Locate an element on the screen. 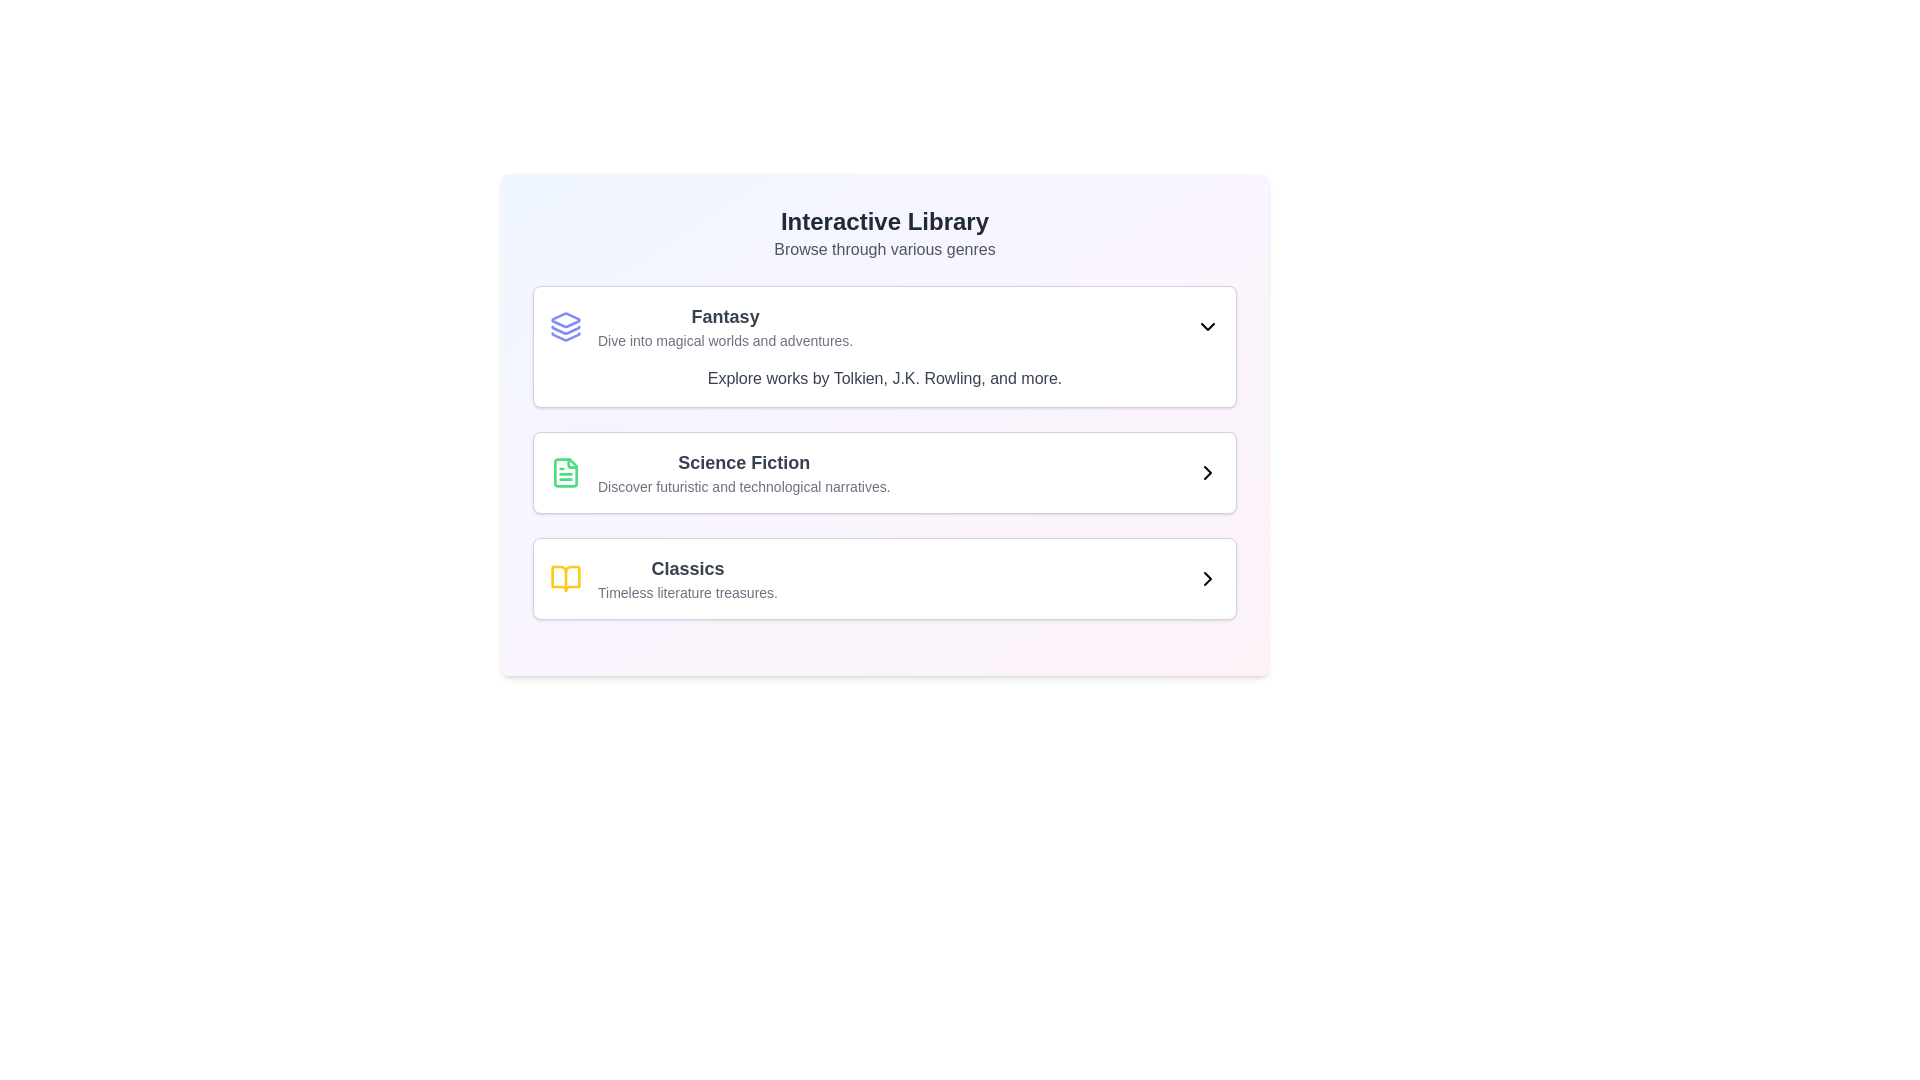  the content of the 'Fantasy' Category Card, which is the first card in the list, featuring the heading 'Fantasy' in bold and a description about magical worlds is located at coordinates (883, 346).